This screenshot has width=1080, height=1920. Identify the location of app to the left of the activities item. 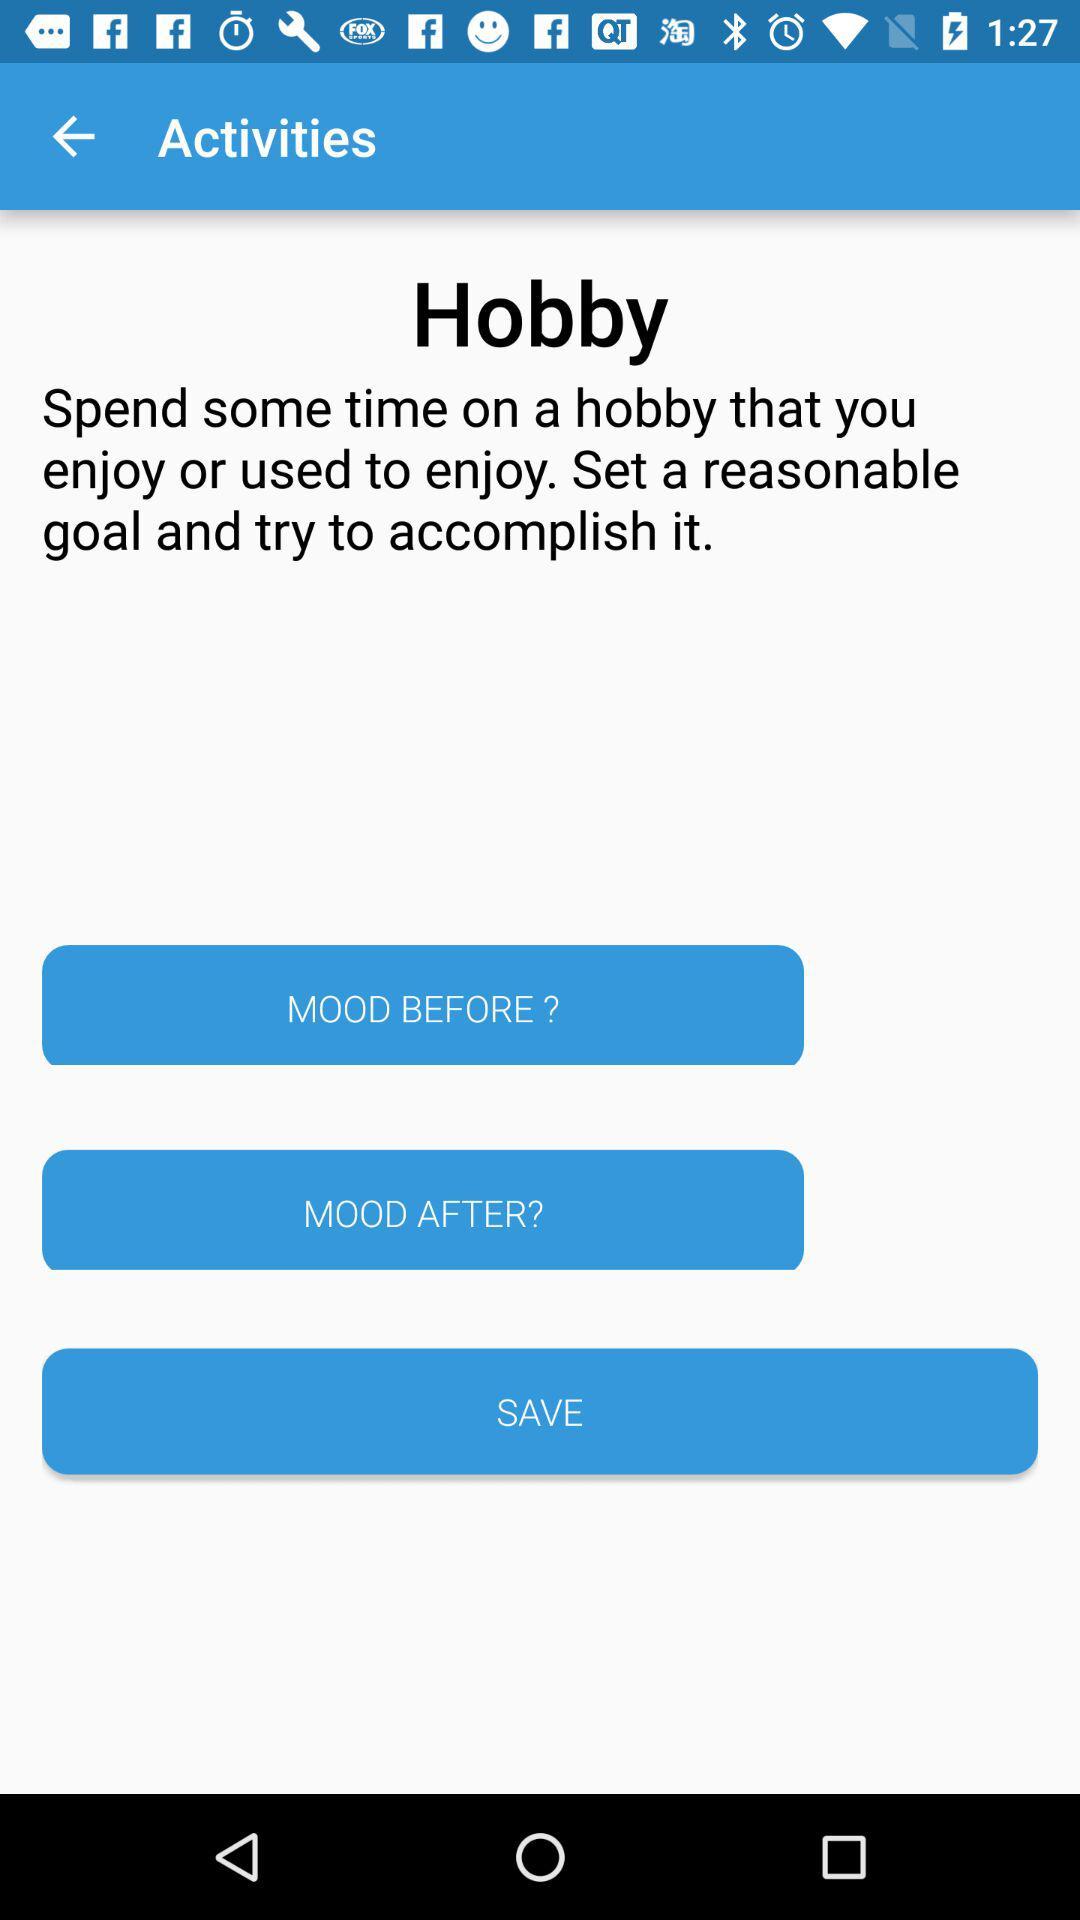
(72, 135).